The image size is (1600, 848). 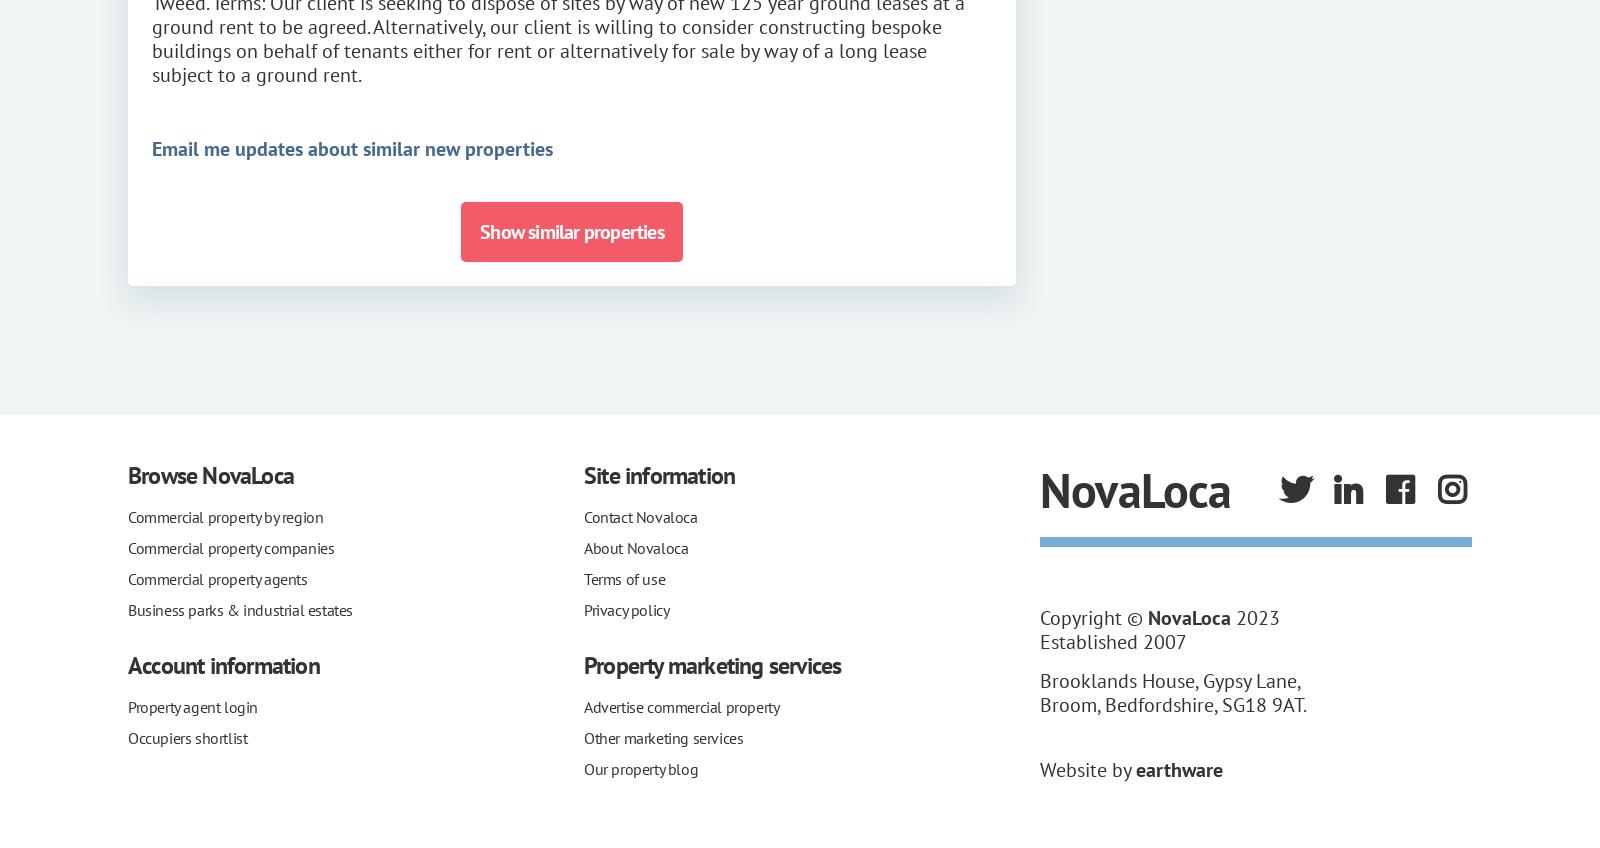 What do you see at coordinates (1253, 617) in the screenshot?
I see `'2023'` at bounding box center [1253, 617].